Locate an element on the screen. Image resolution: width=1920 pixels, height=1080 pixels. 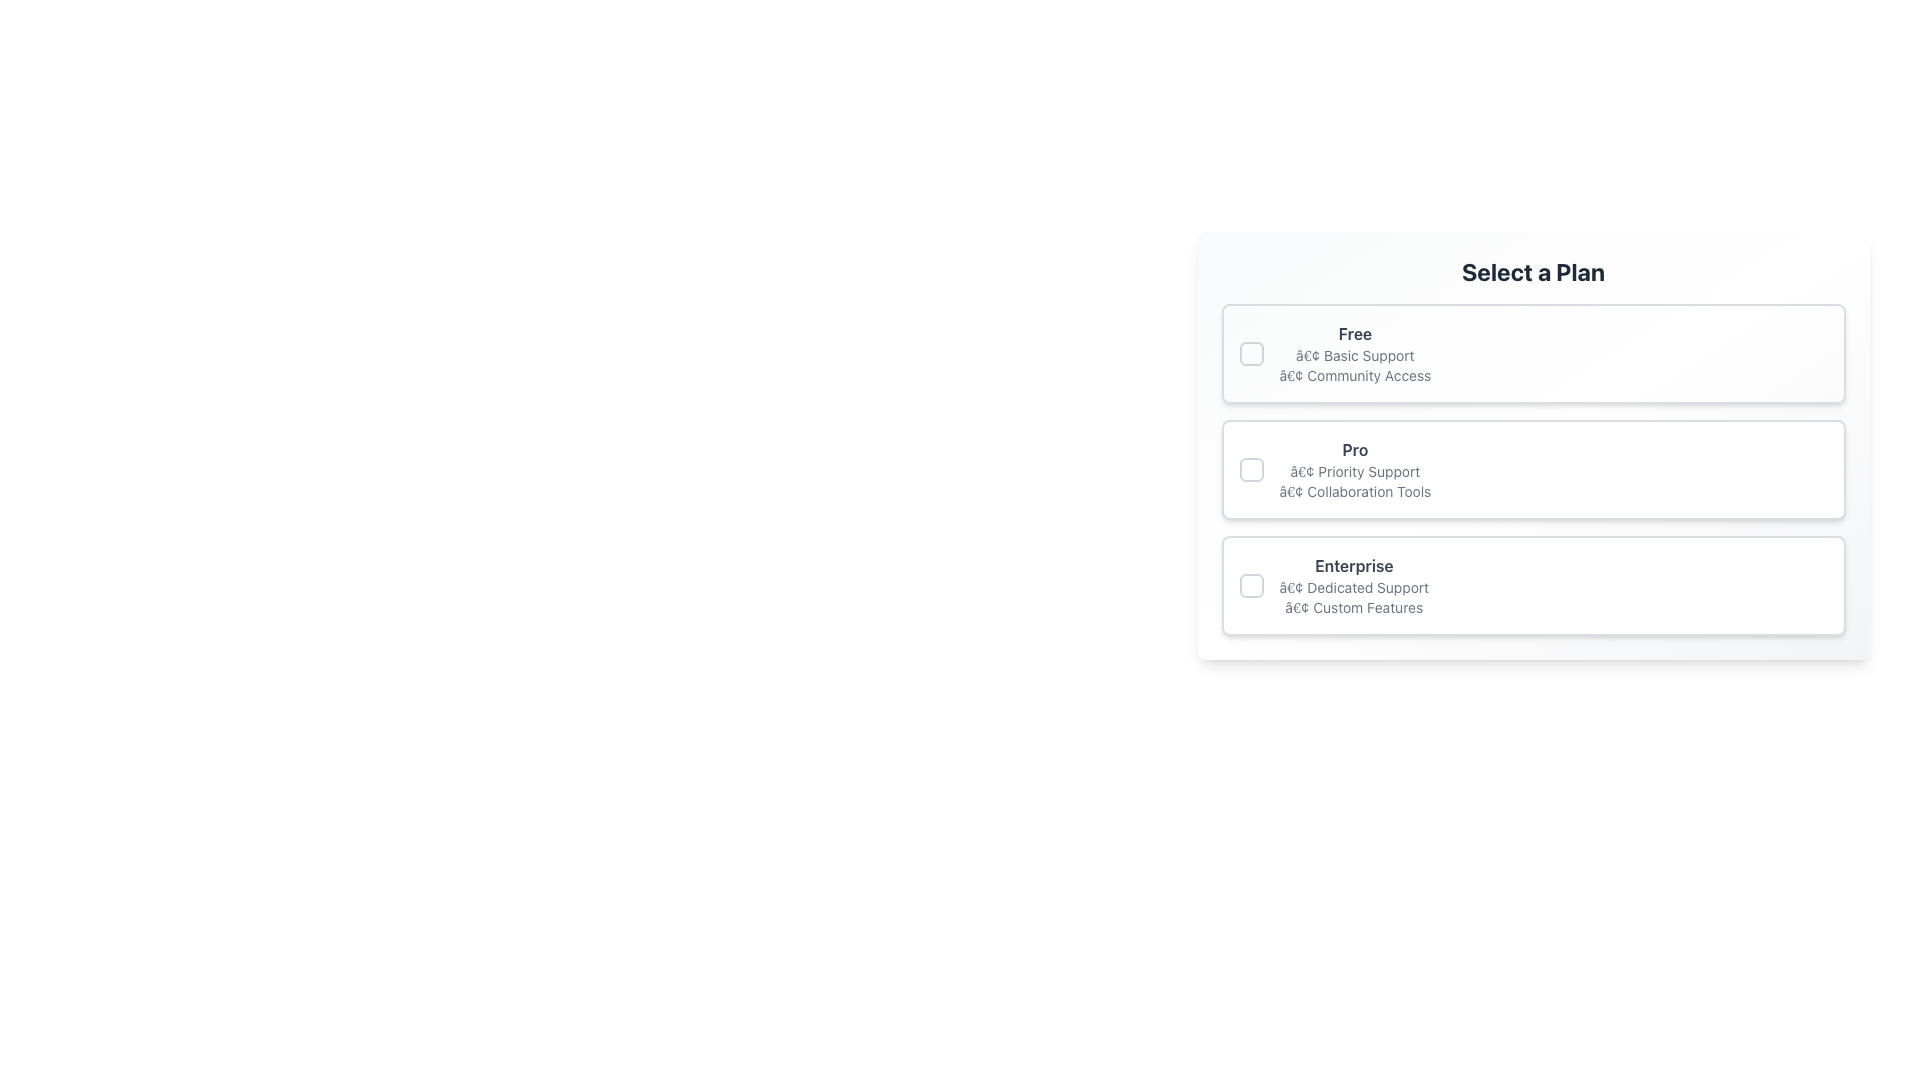
the 'Pro' tier Selection Card, which is the second card in a vertical list of three options within the 'Select a Plan' section is located at coordinates (1532, 445).